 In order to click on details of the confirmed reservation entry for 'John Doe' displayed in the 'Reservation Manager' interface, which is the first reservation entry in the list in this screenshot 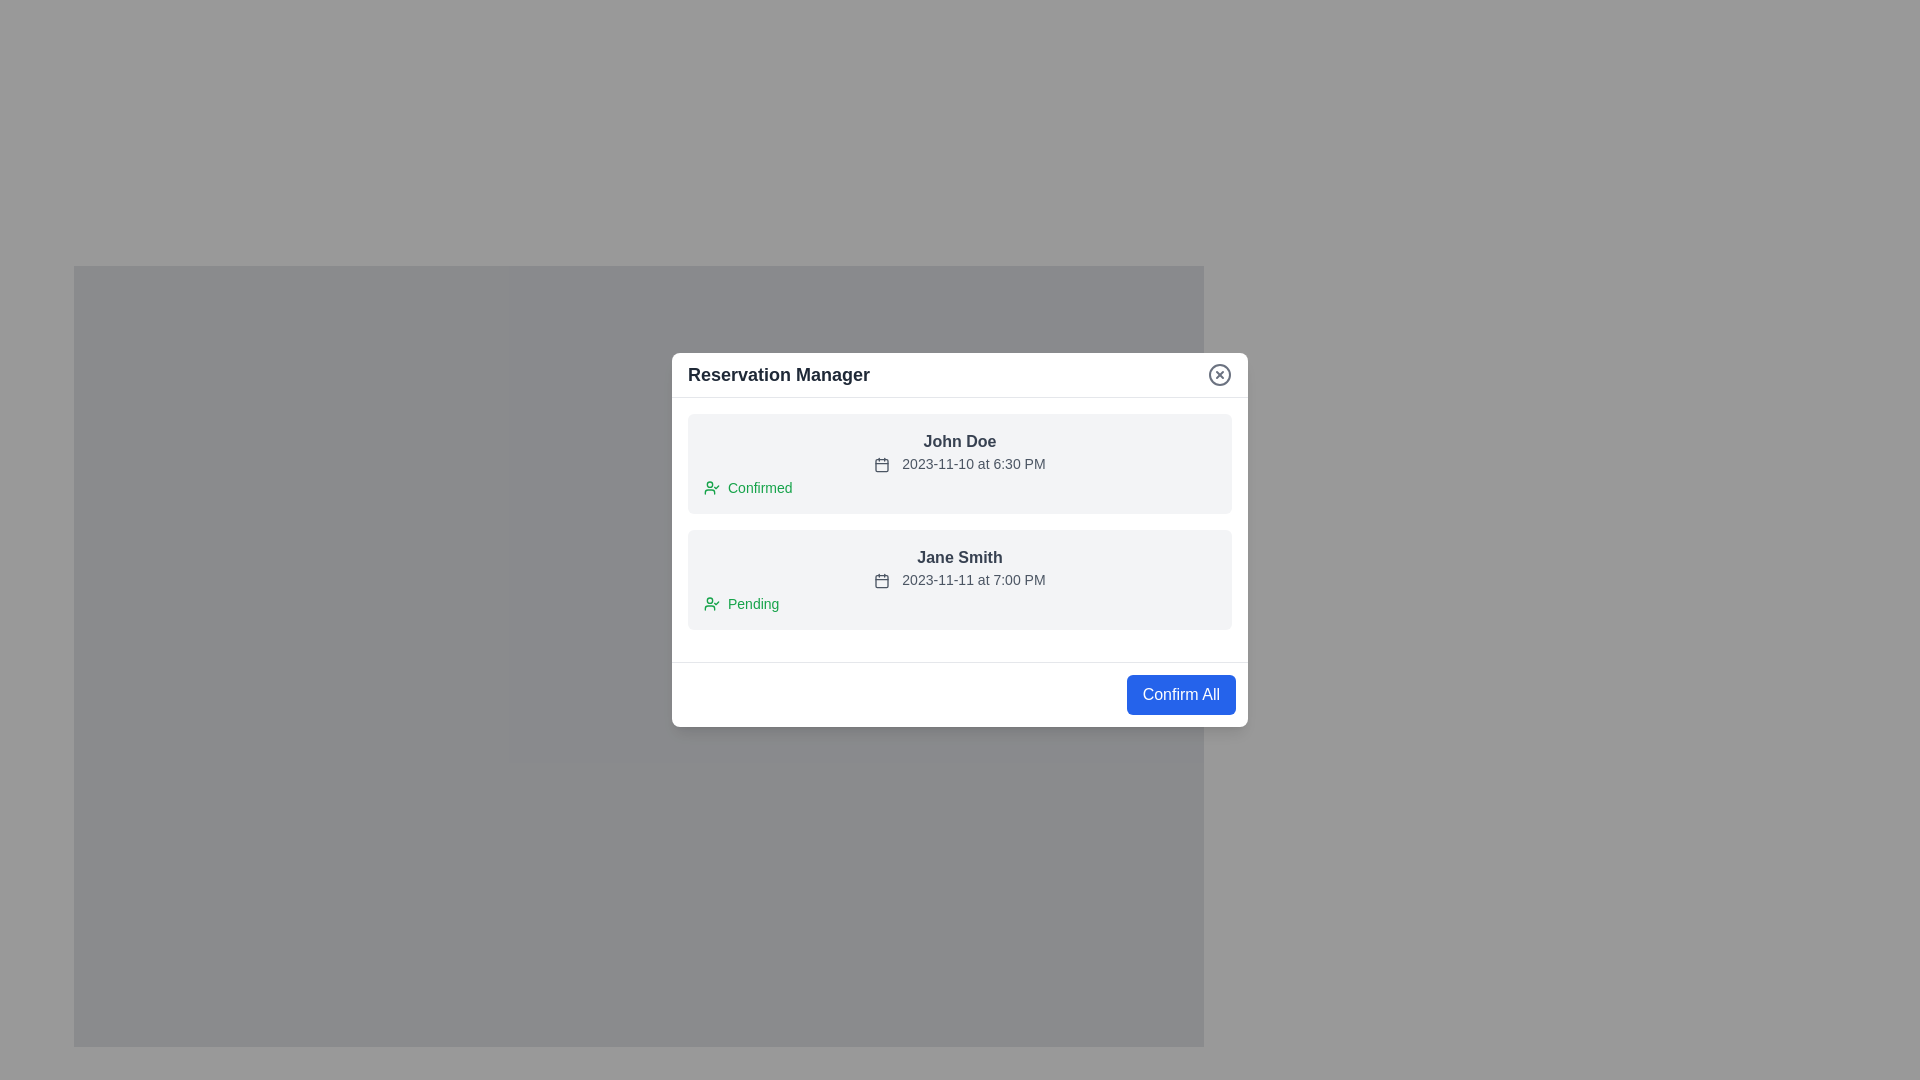, I will do `click(960, 463)`.